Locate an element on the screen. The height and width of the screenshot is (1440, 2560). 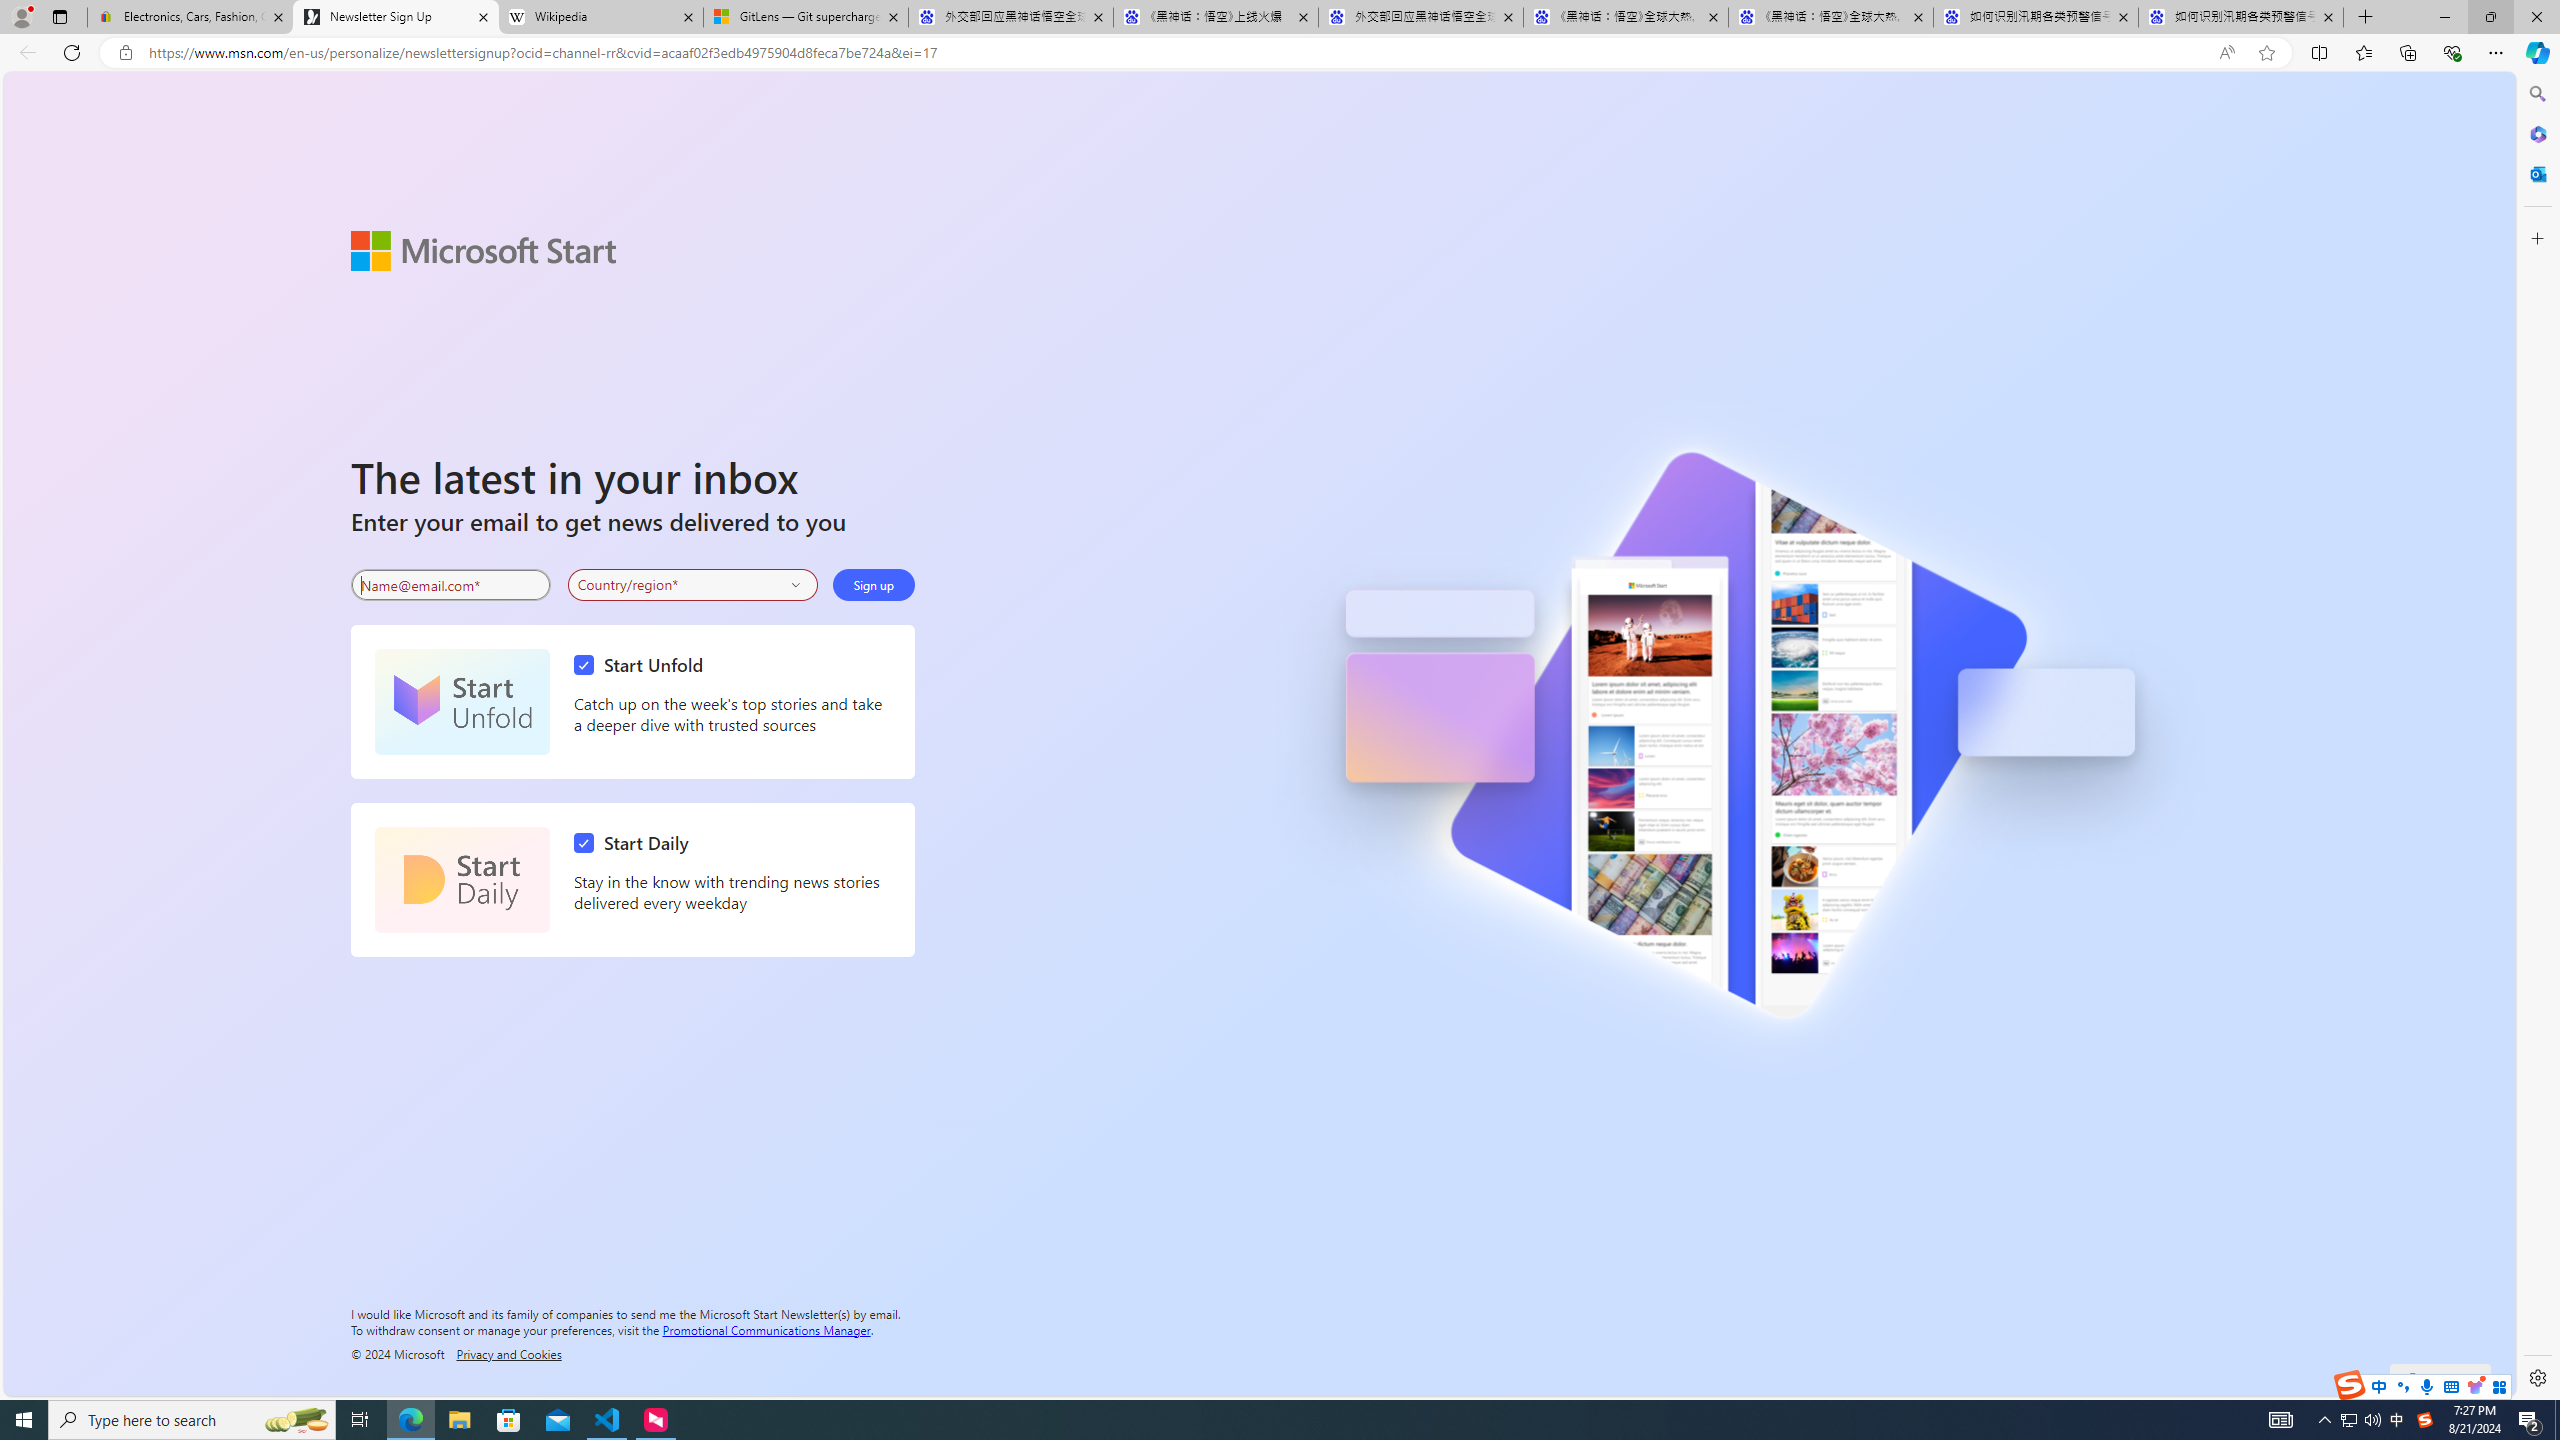
'Sign up' is located at coordinates (872, 585).